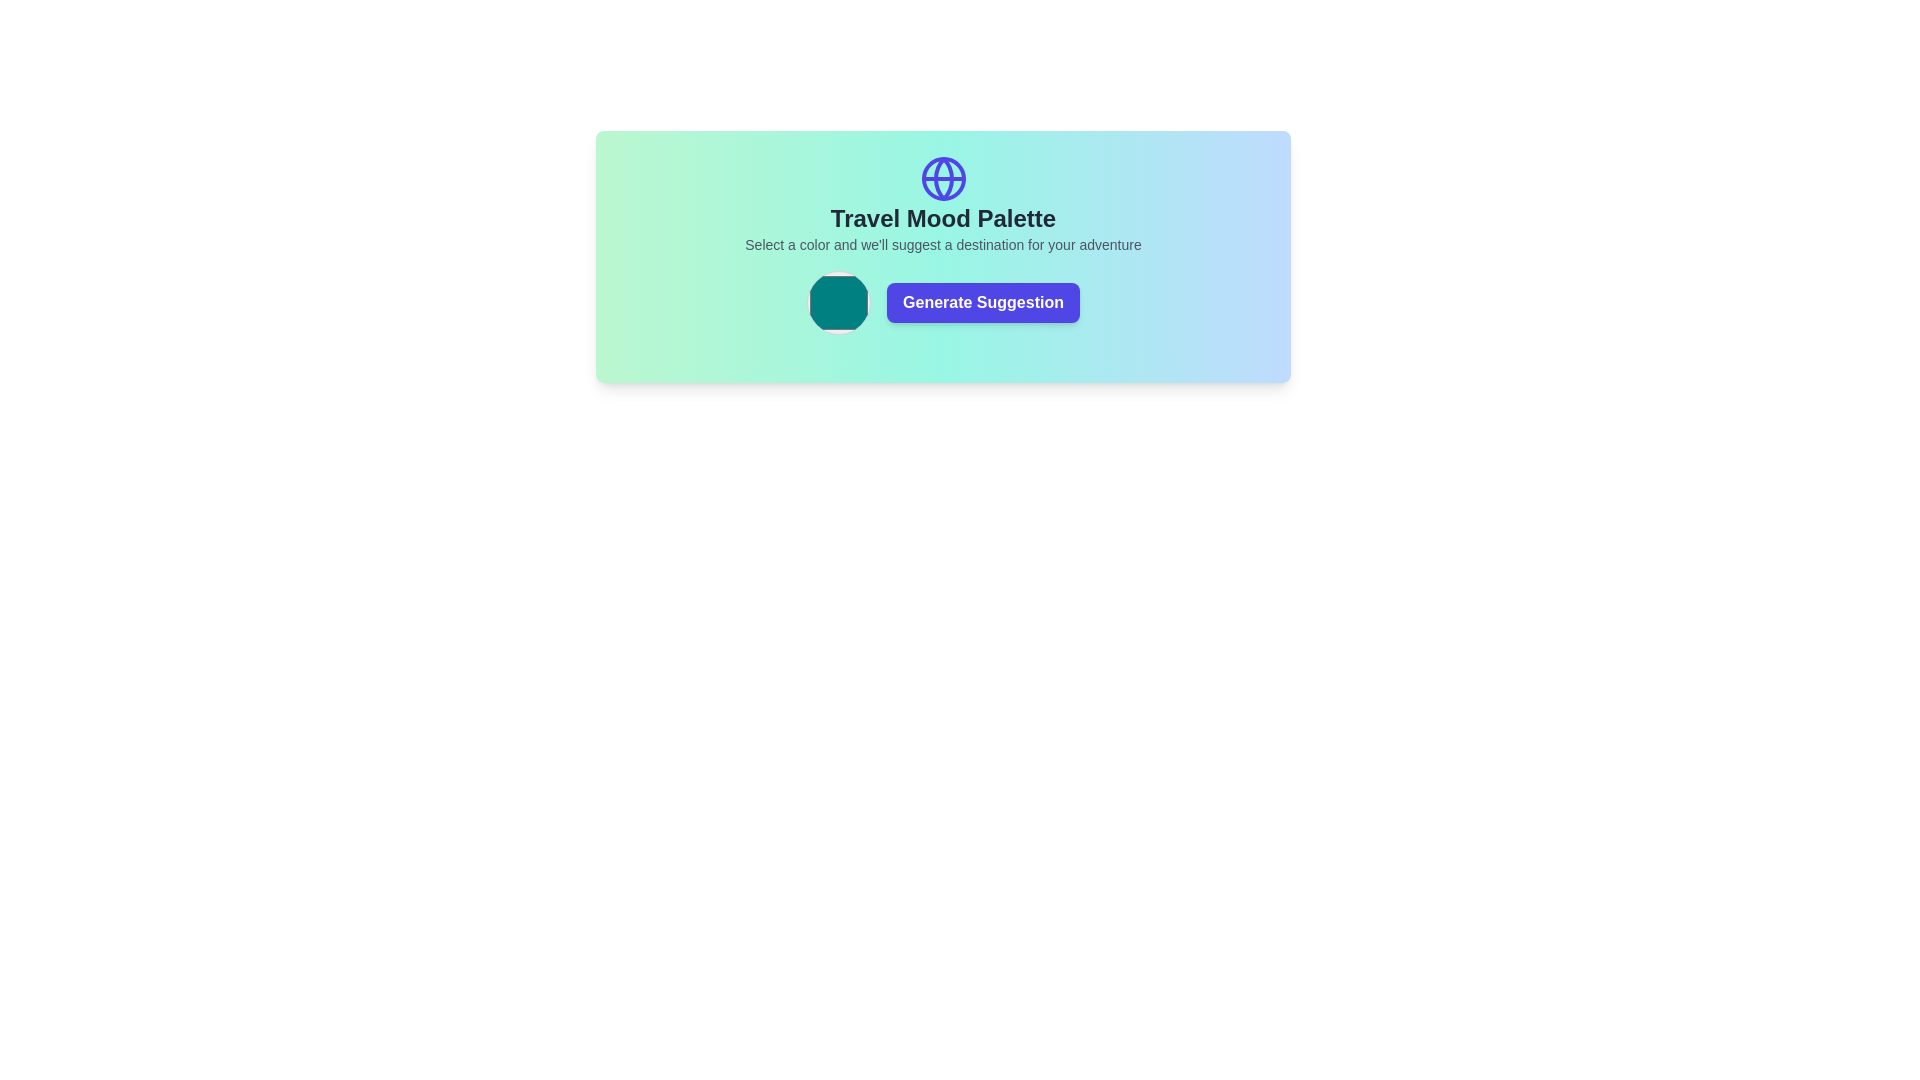 The height and width of the screenshot is (1080, 1920). I want to click on the circular globe icon with line art, prominently colored in deep indigo, located directly above the title 'Travel Mood Palette', so click(942, 177).